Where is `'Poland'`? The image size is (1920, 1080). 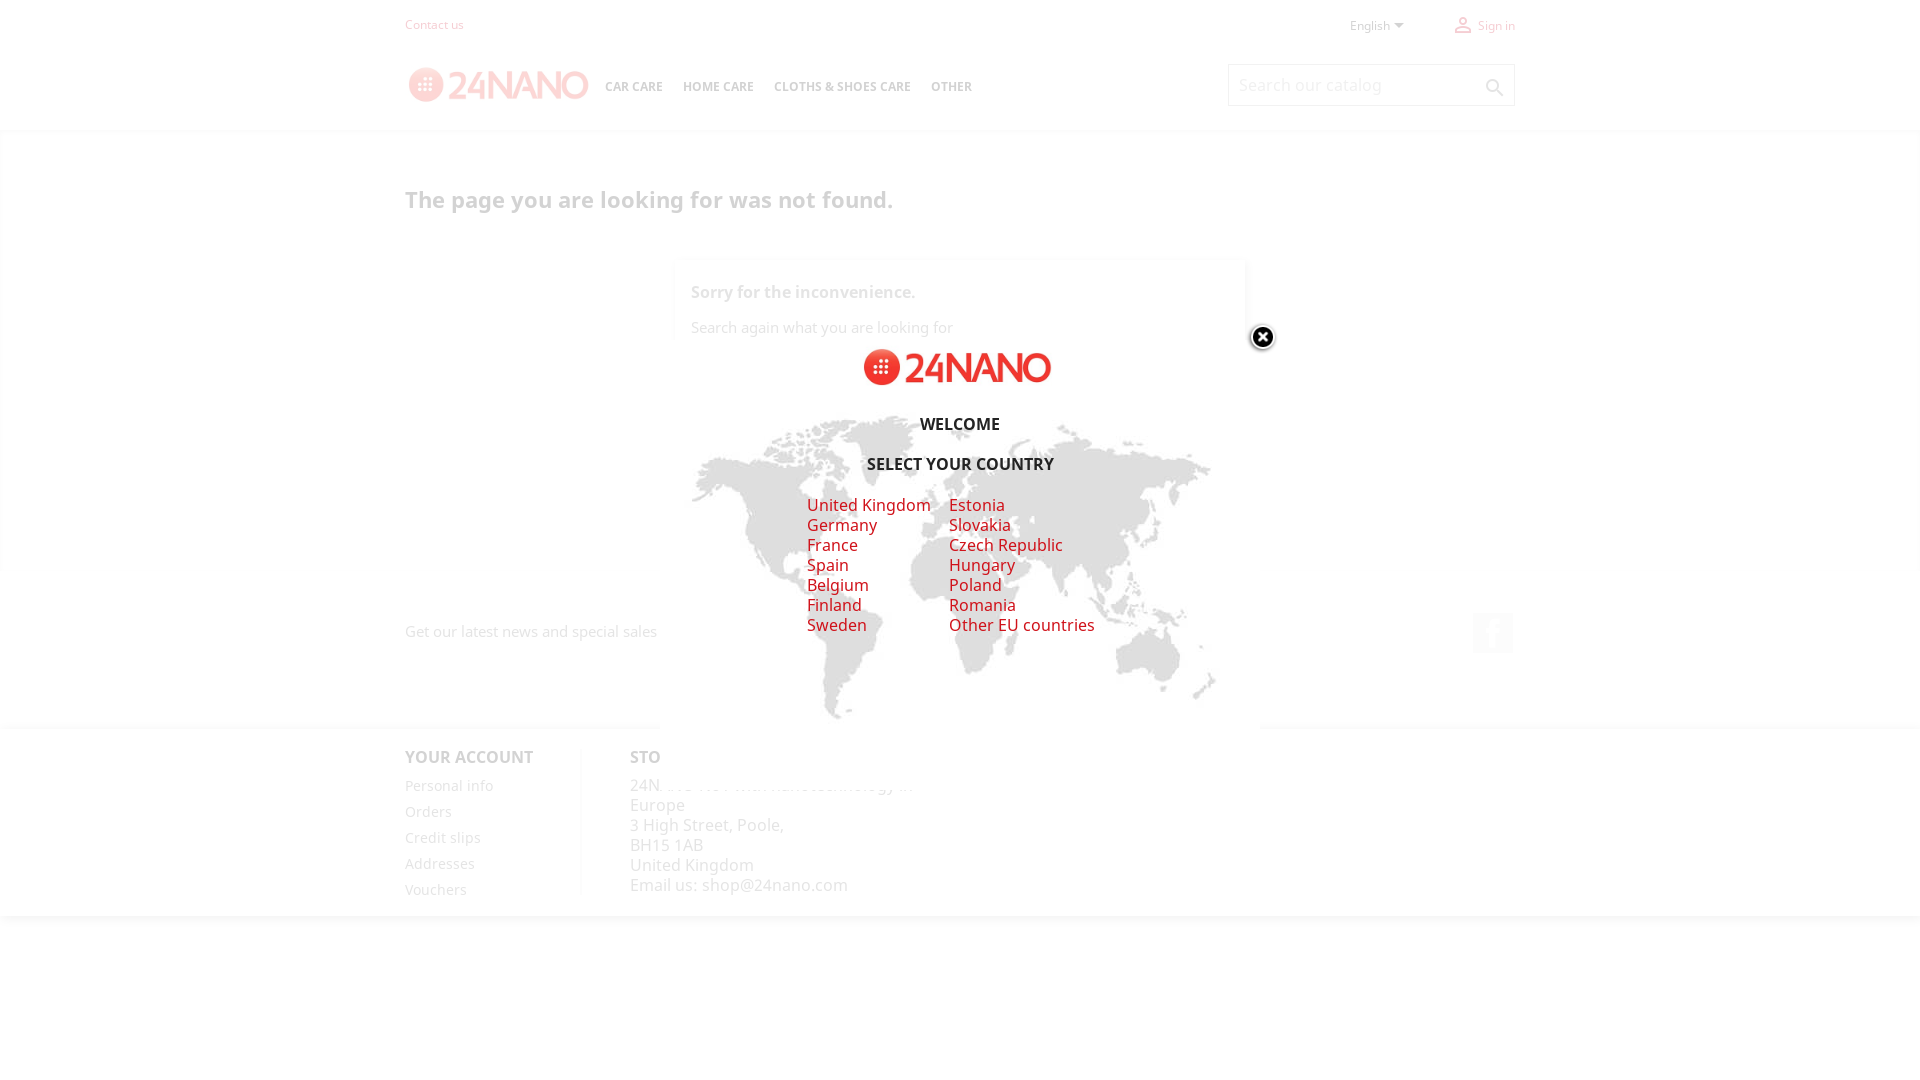 'Poland' is located at coordinates (975, 585).